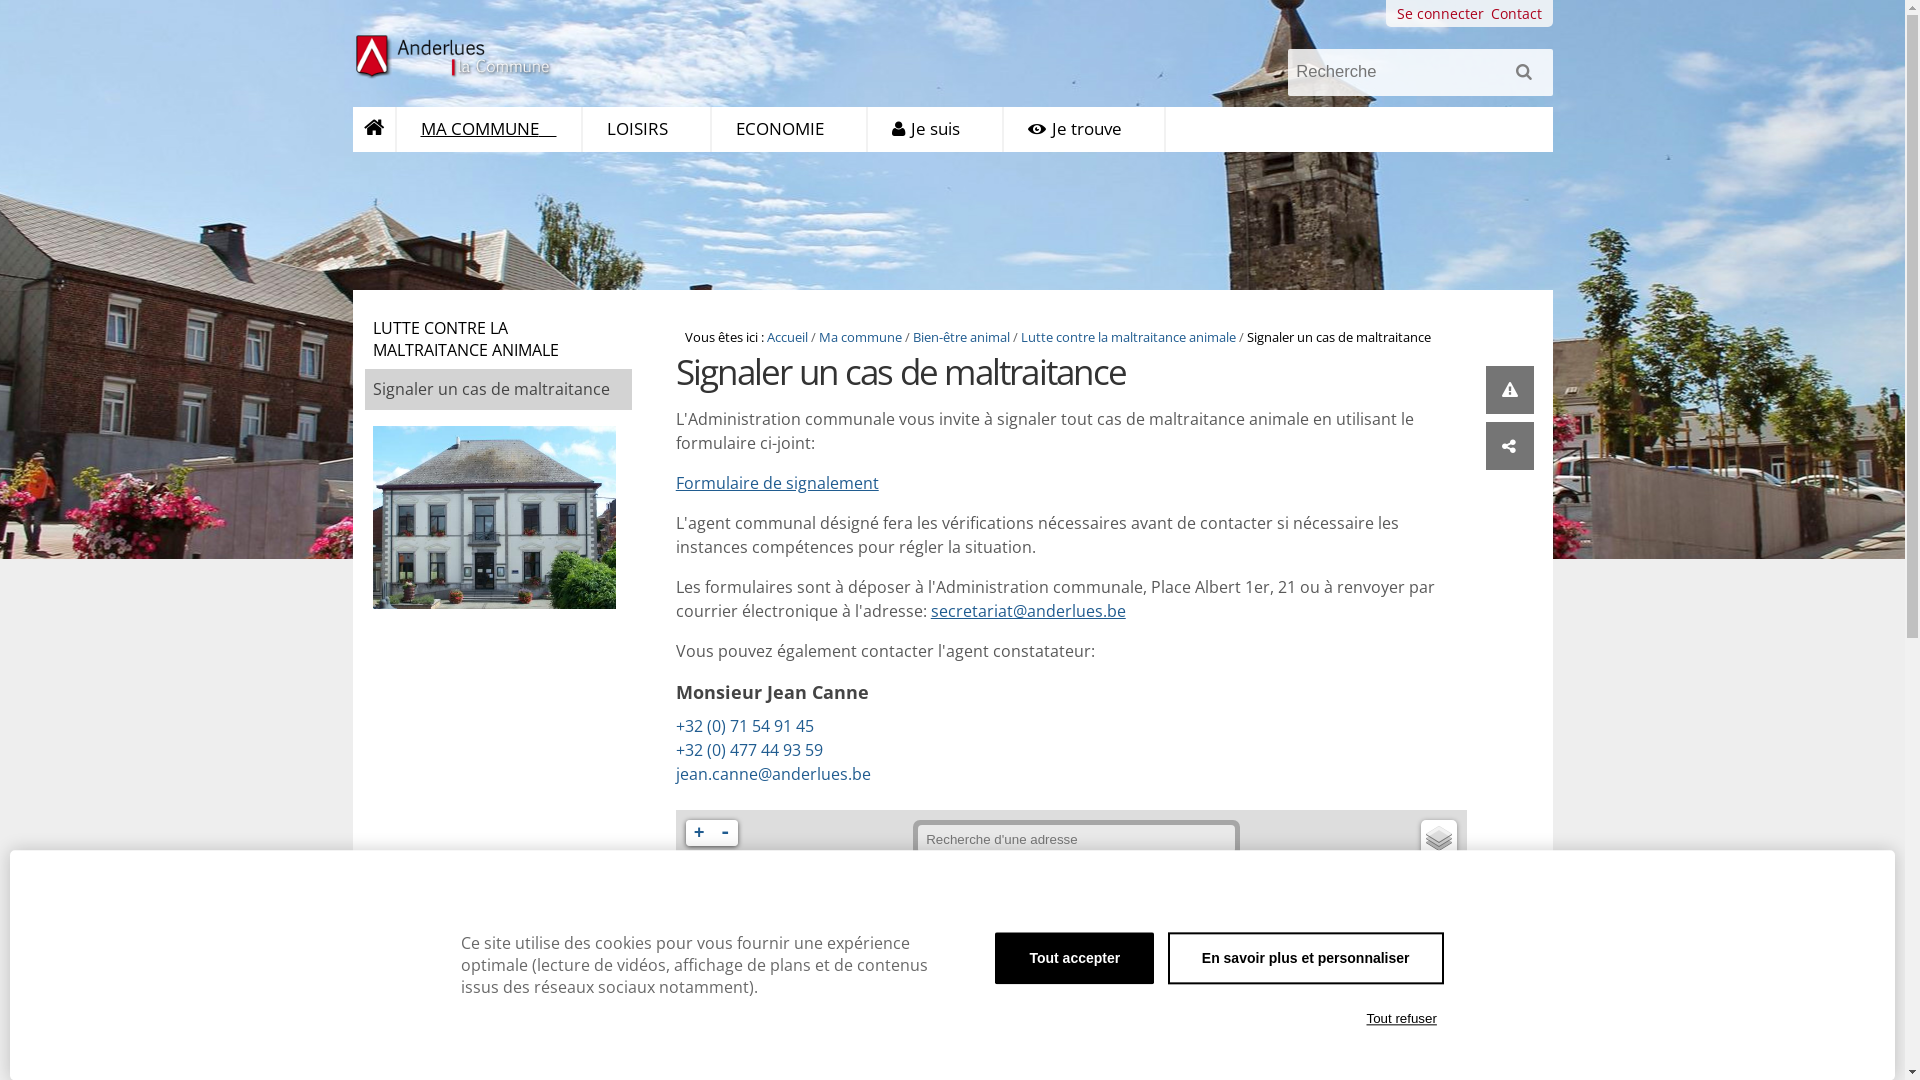 Image resolution: width=1920 pixels, height=1080 pixels. What do you see at coordinates (1083, 129) in the screenshot?
I see `'Je trouve'` at bounding box center [1083, 129].